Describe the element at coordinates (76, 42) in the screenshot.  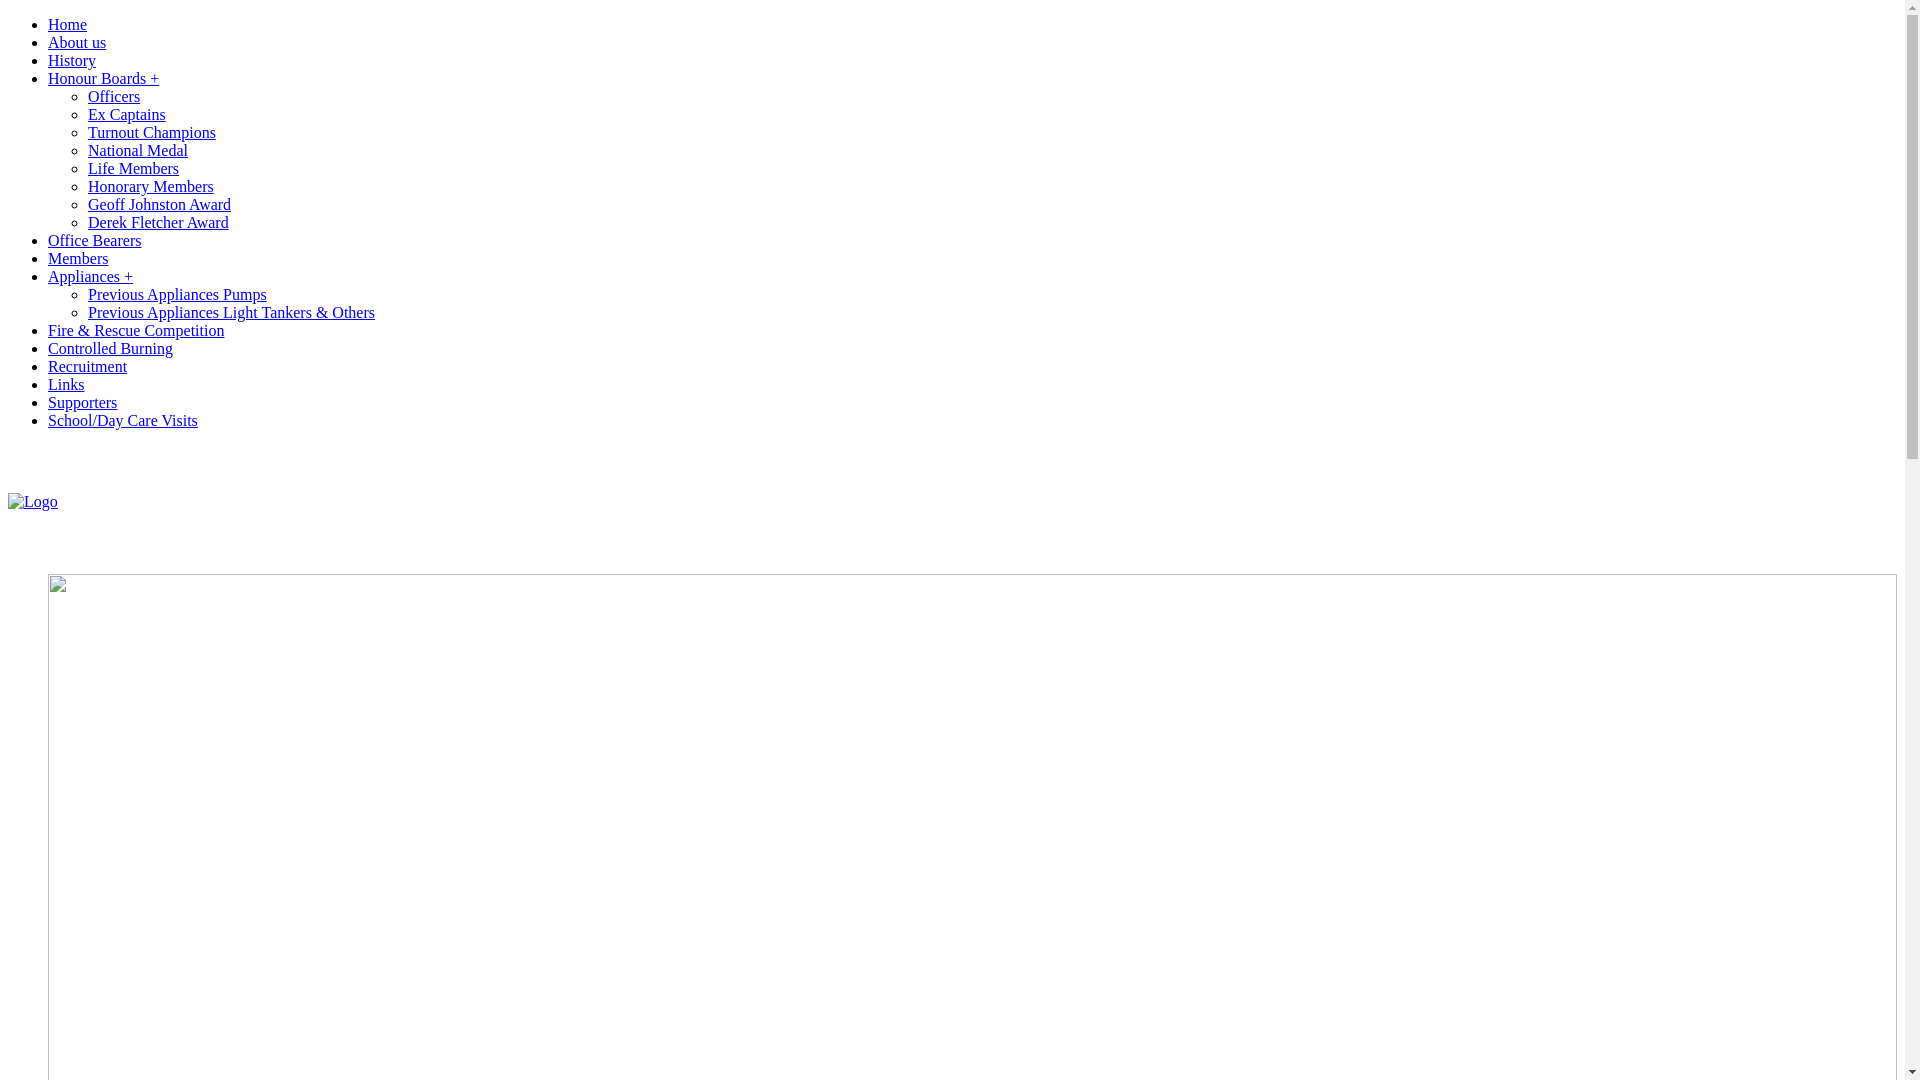
I see `'About us'` at that location.